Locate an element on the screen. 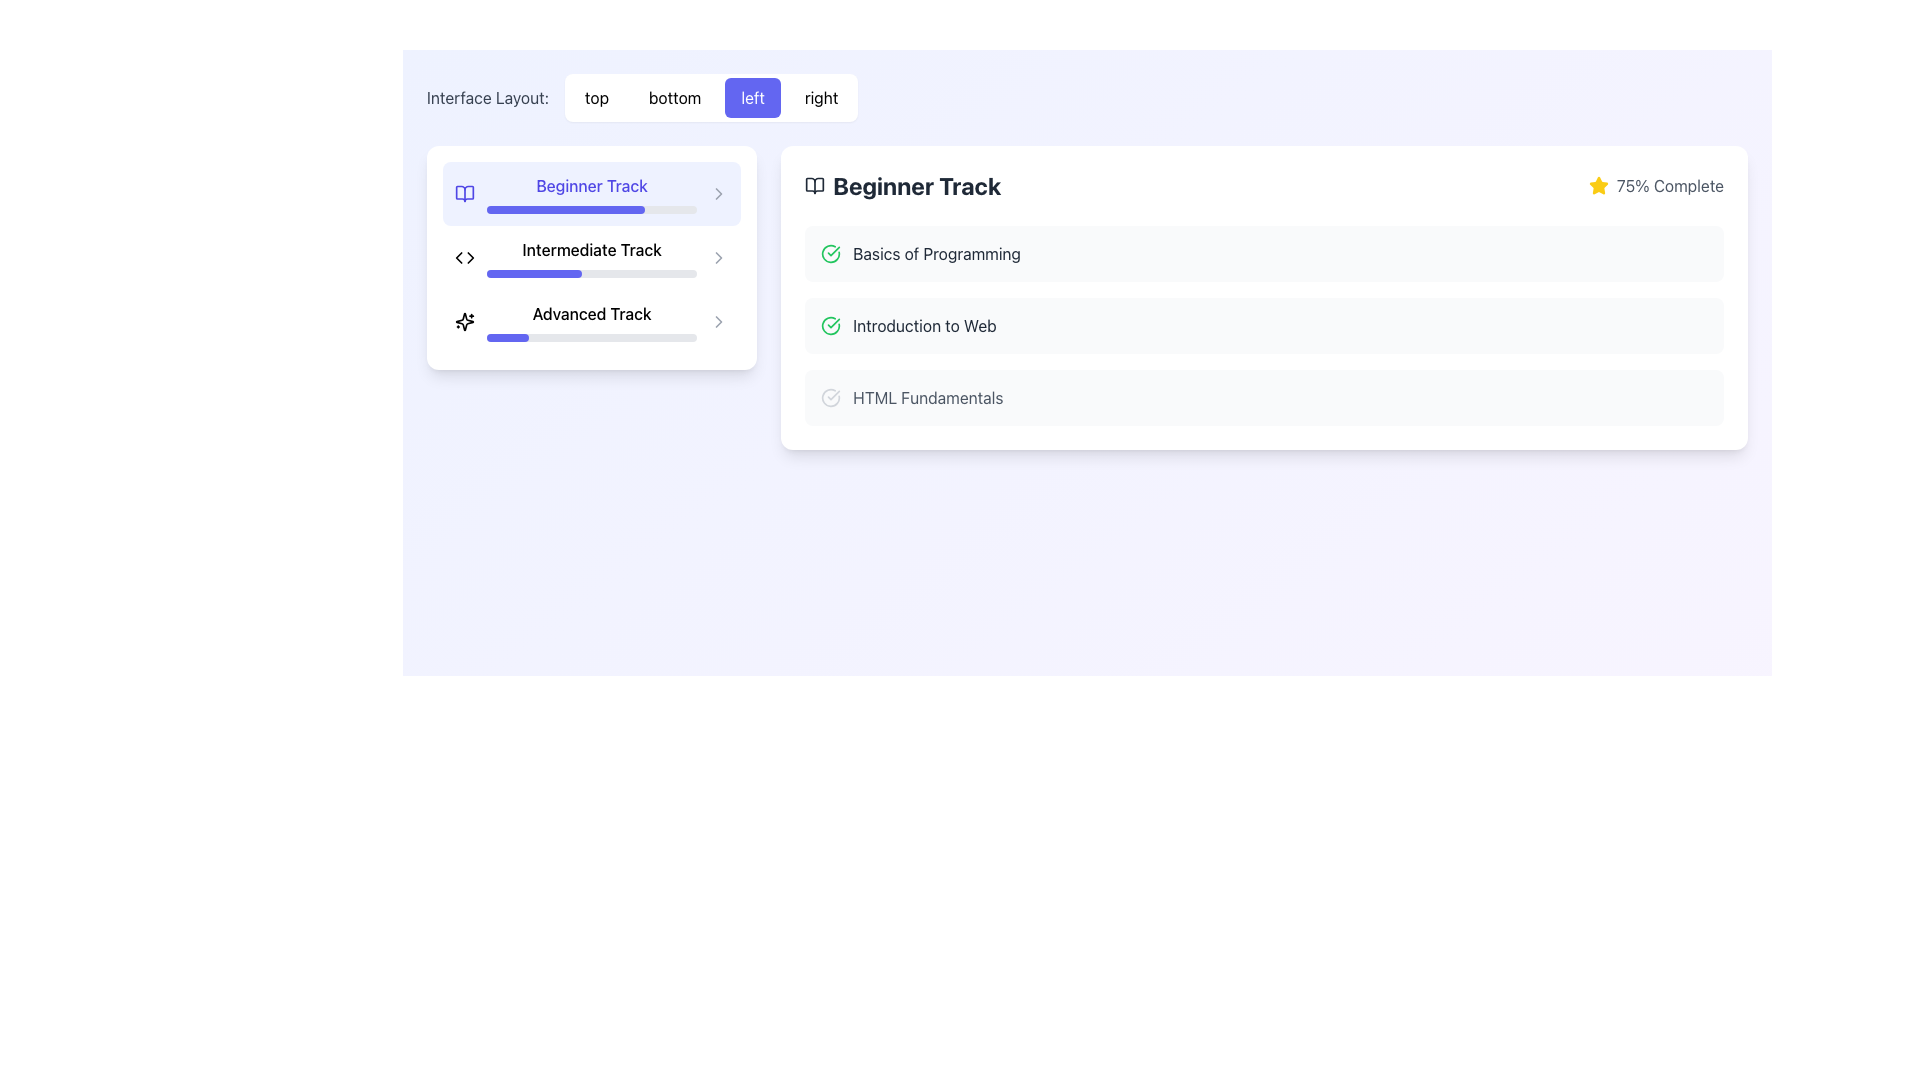 Image resolution: width=1920 pixels, height=1080 pixels. the right-pointing chevron icon located at the far-right of the 'Advanced Track' menu option to highlight it is located at coordinates (719, 320).